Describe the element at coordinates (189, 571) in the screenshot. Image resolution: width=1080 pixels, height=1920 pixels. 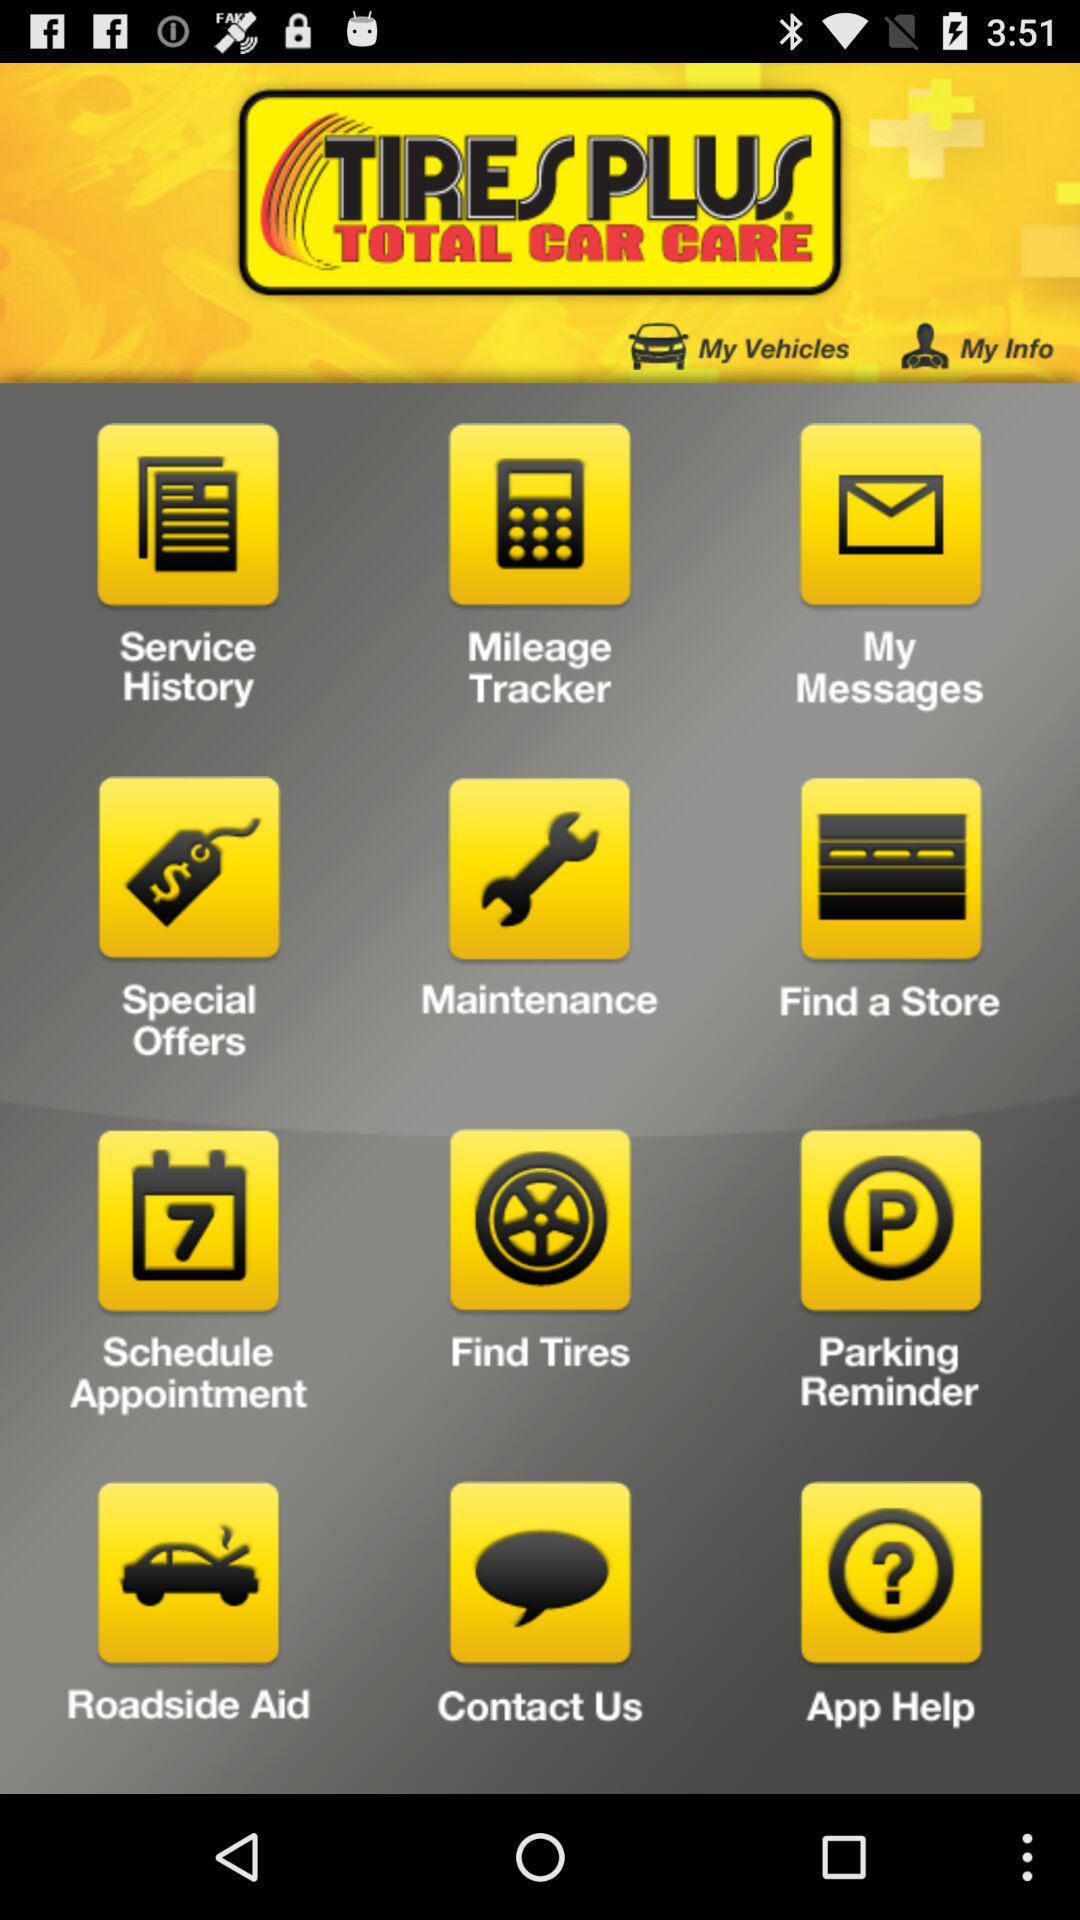
I see `open service history` at that location.